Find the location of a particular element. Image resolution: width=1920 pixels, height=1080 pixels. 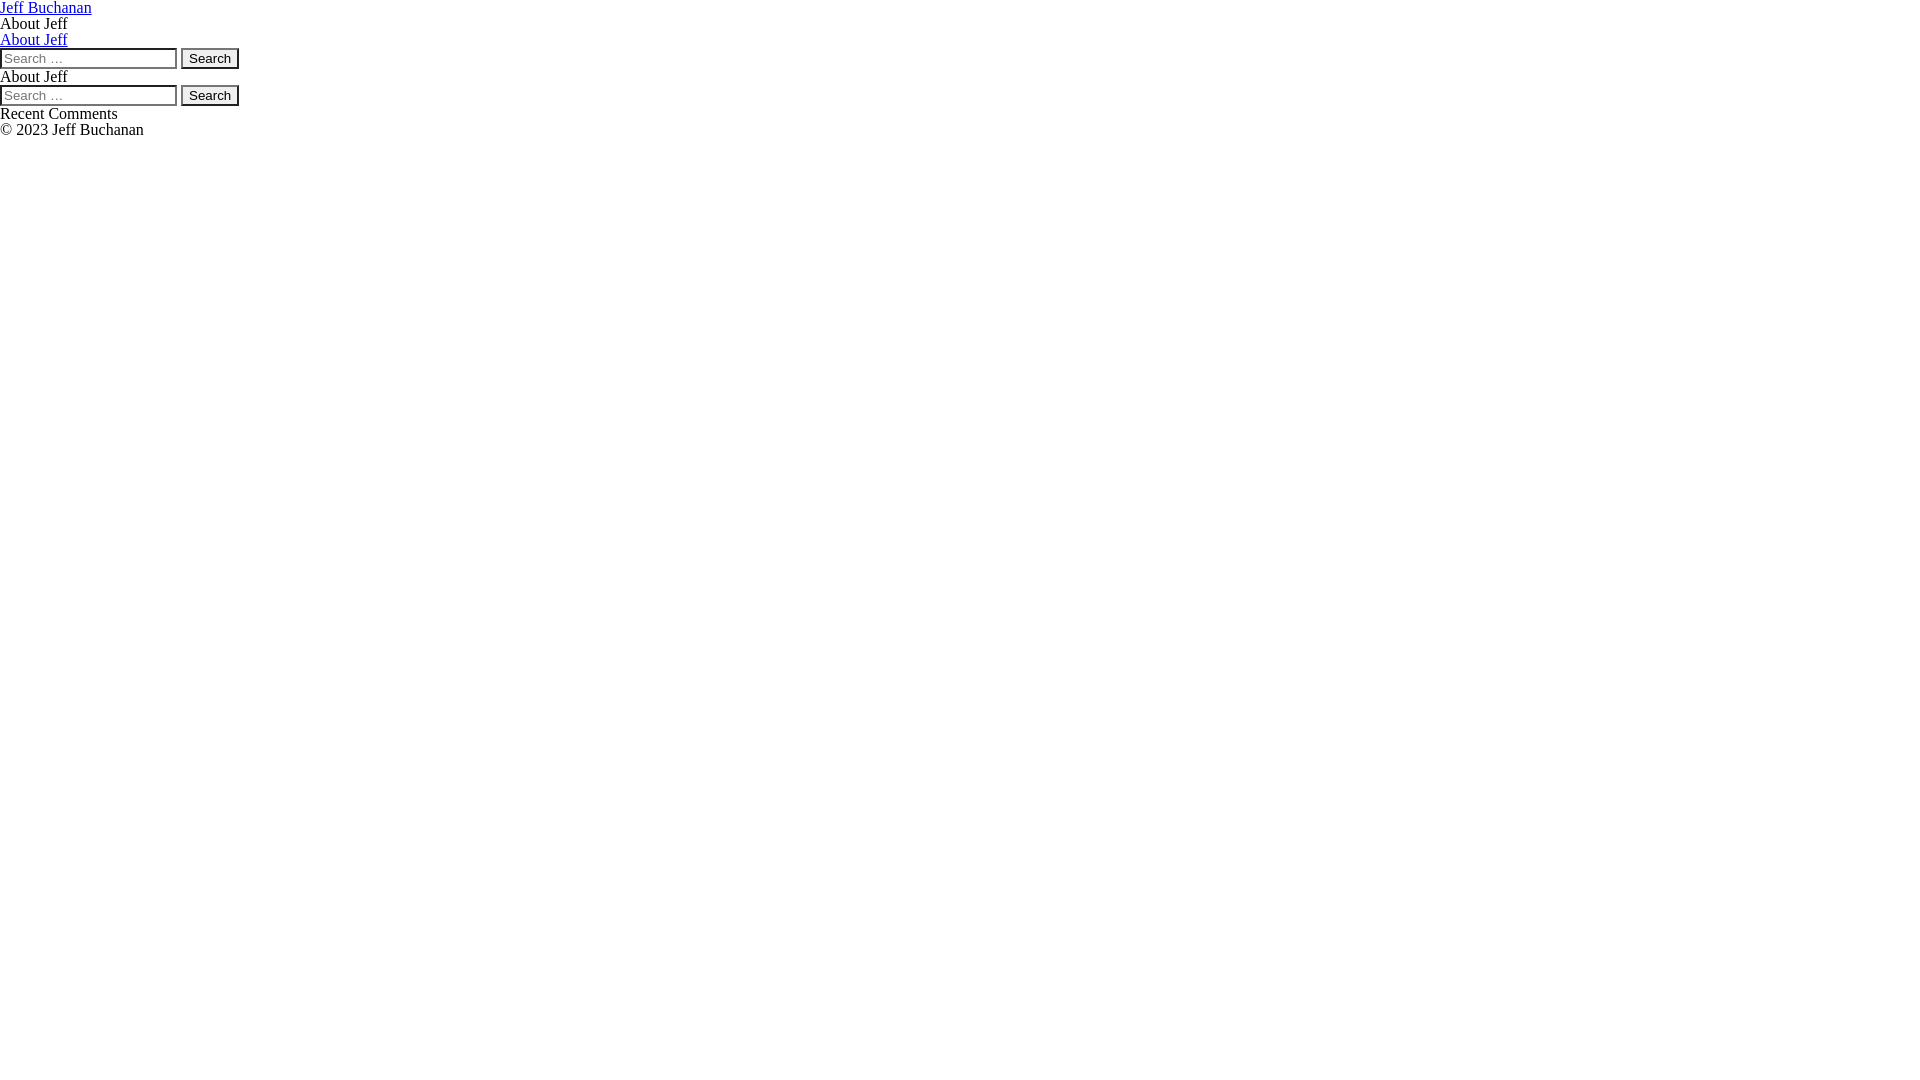

'Search' is located at coordinates (210, 57).